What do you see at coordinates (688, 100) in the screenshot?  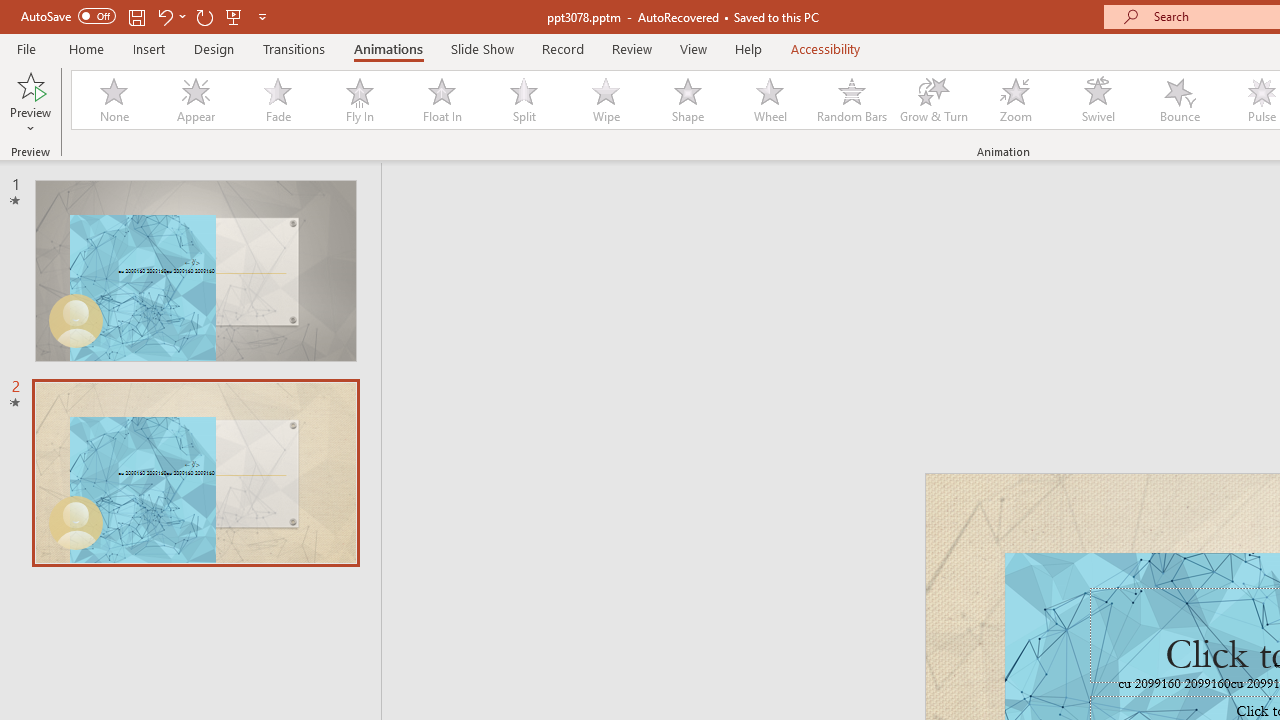 I see `'Shape'` at bounding box center [688, 100].